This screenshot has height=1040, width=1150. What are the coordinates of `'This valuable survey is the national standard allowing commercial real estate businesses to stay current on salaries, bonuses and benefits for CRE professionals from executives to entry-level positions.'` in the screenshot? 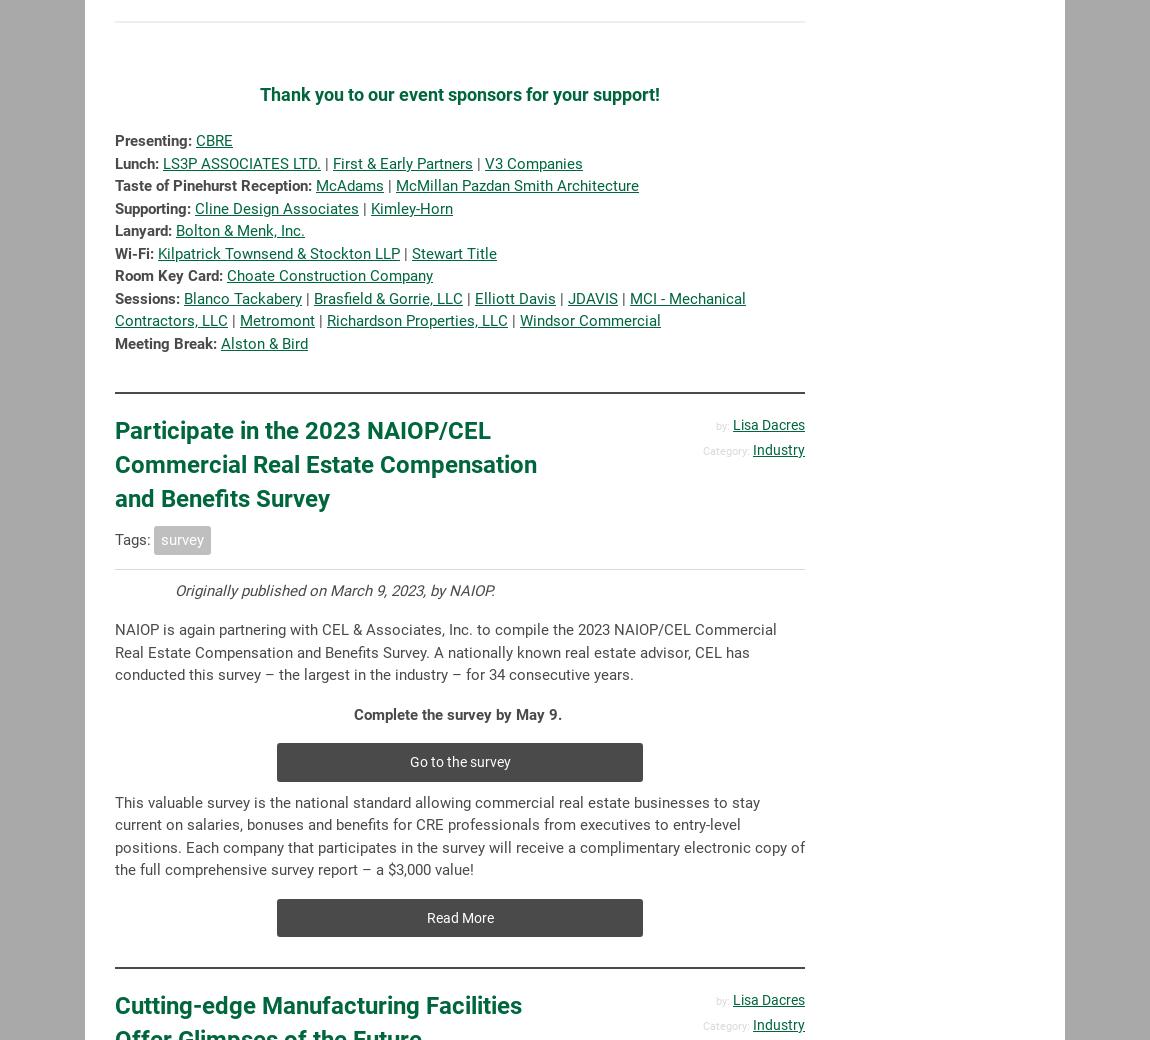 It's located at (437, 823).